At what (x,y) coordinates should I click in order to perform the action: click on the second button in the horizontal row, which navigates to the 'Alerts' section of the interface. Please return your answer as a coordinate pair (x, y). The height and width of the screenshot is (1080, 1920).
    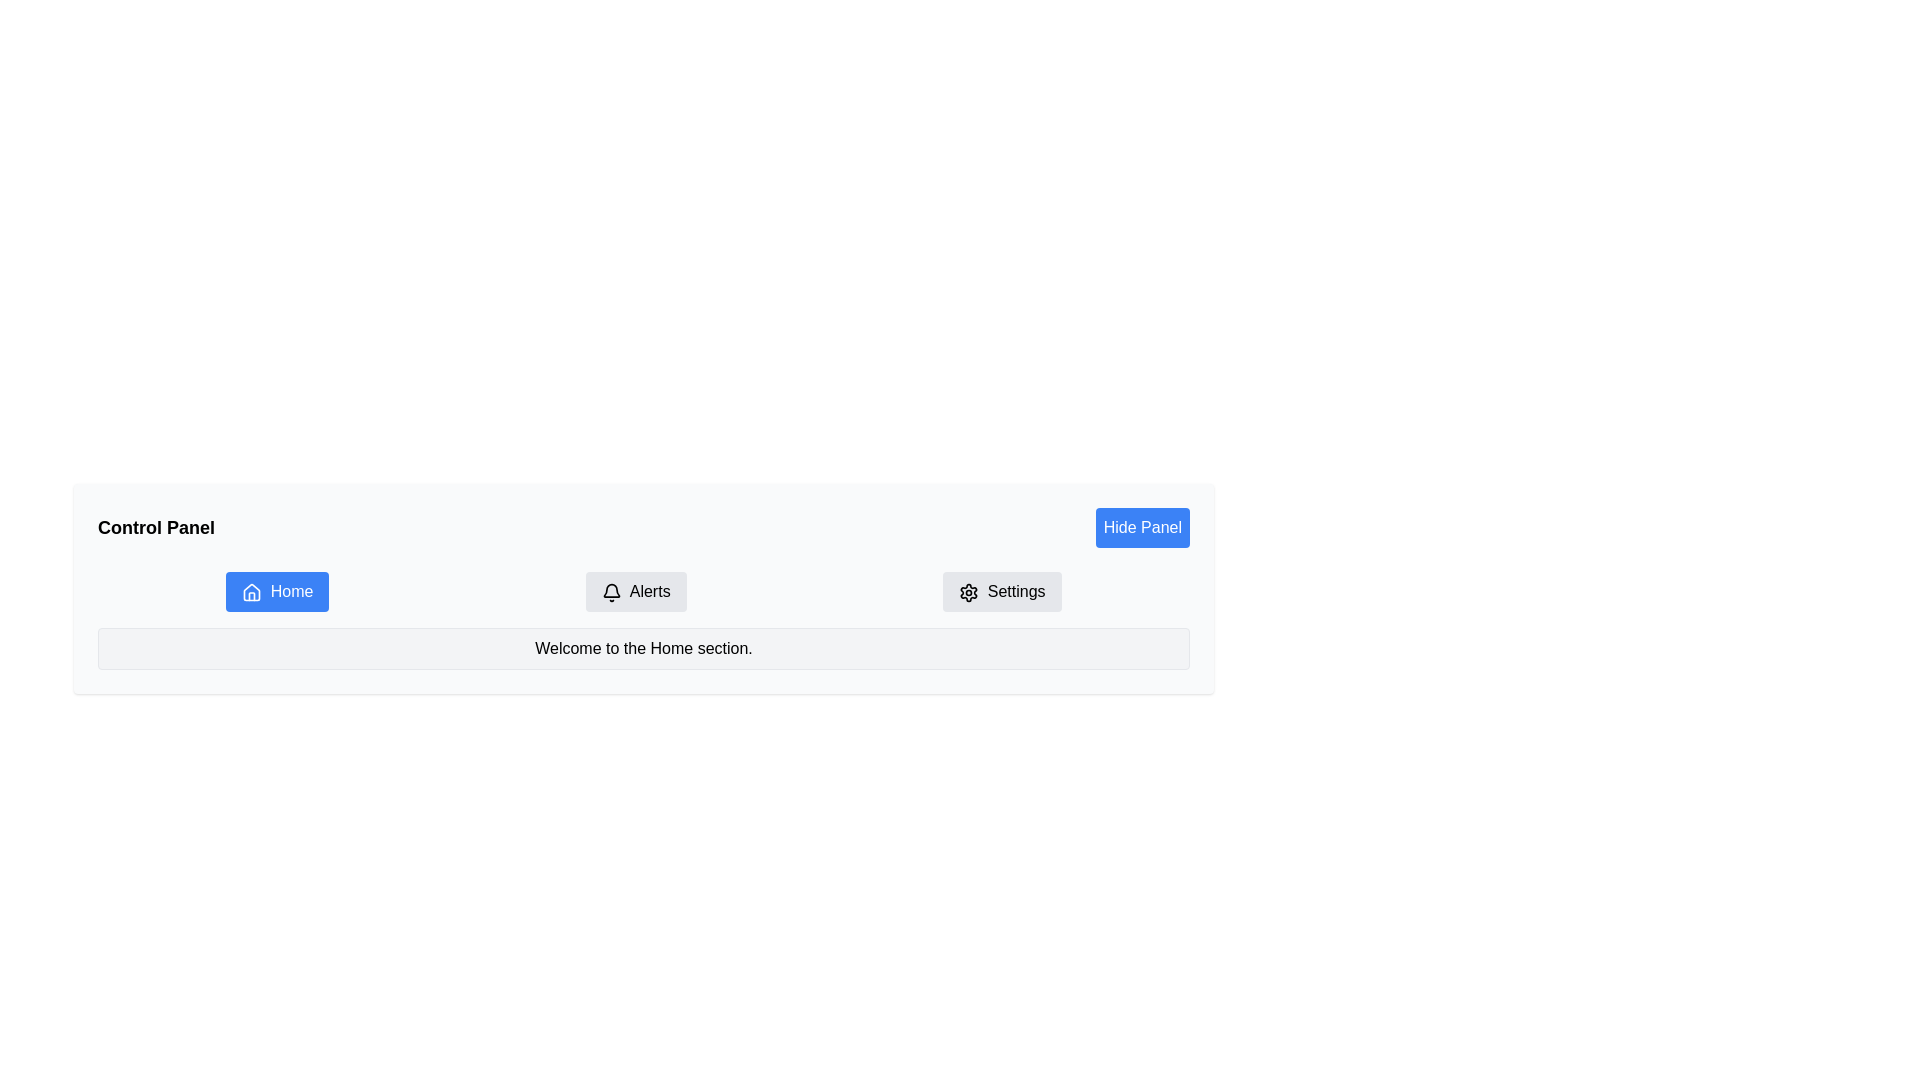
    Looking at the image, I should click on (635, 590).